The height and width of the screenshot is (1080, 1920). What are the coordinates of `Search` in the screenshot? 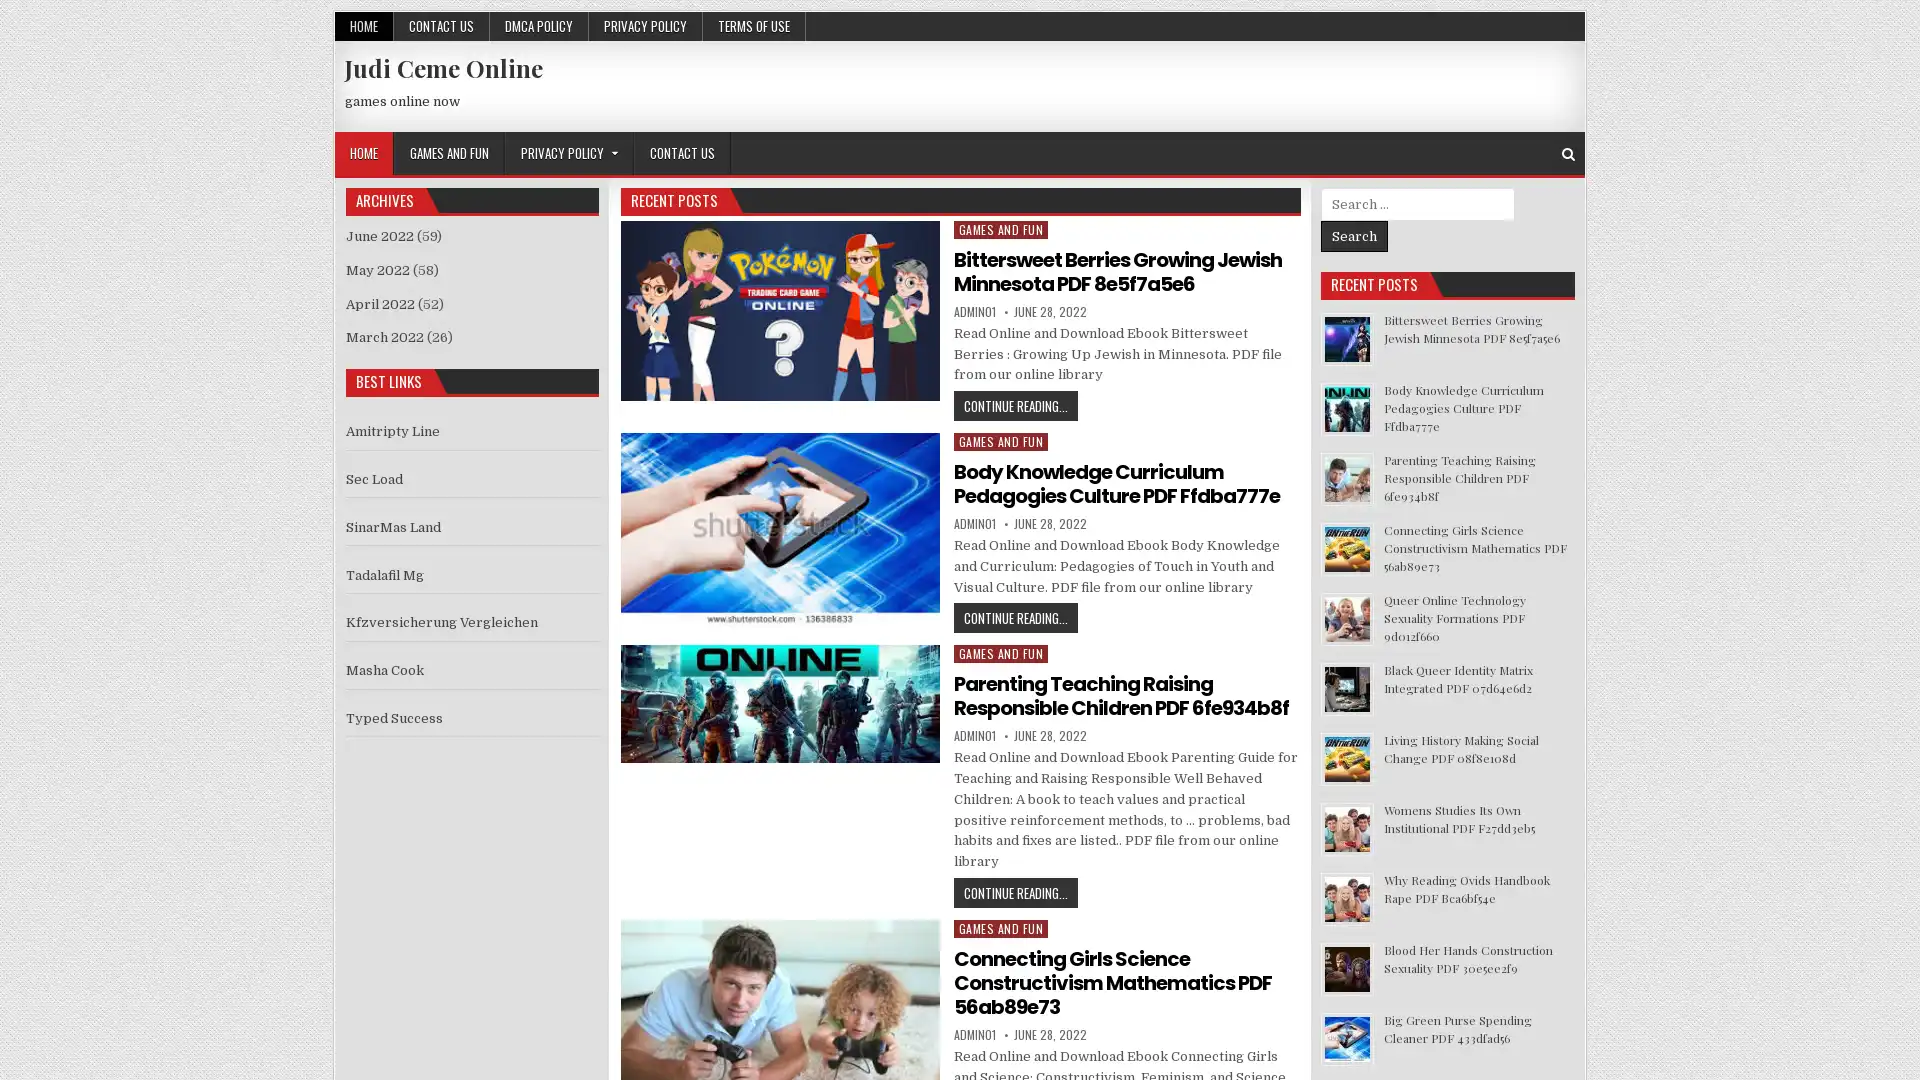 It's located at (1354, 235).